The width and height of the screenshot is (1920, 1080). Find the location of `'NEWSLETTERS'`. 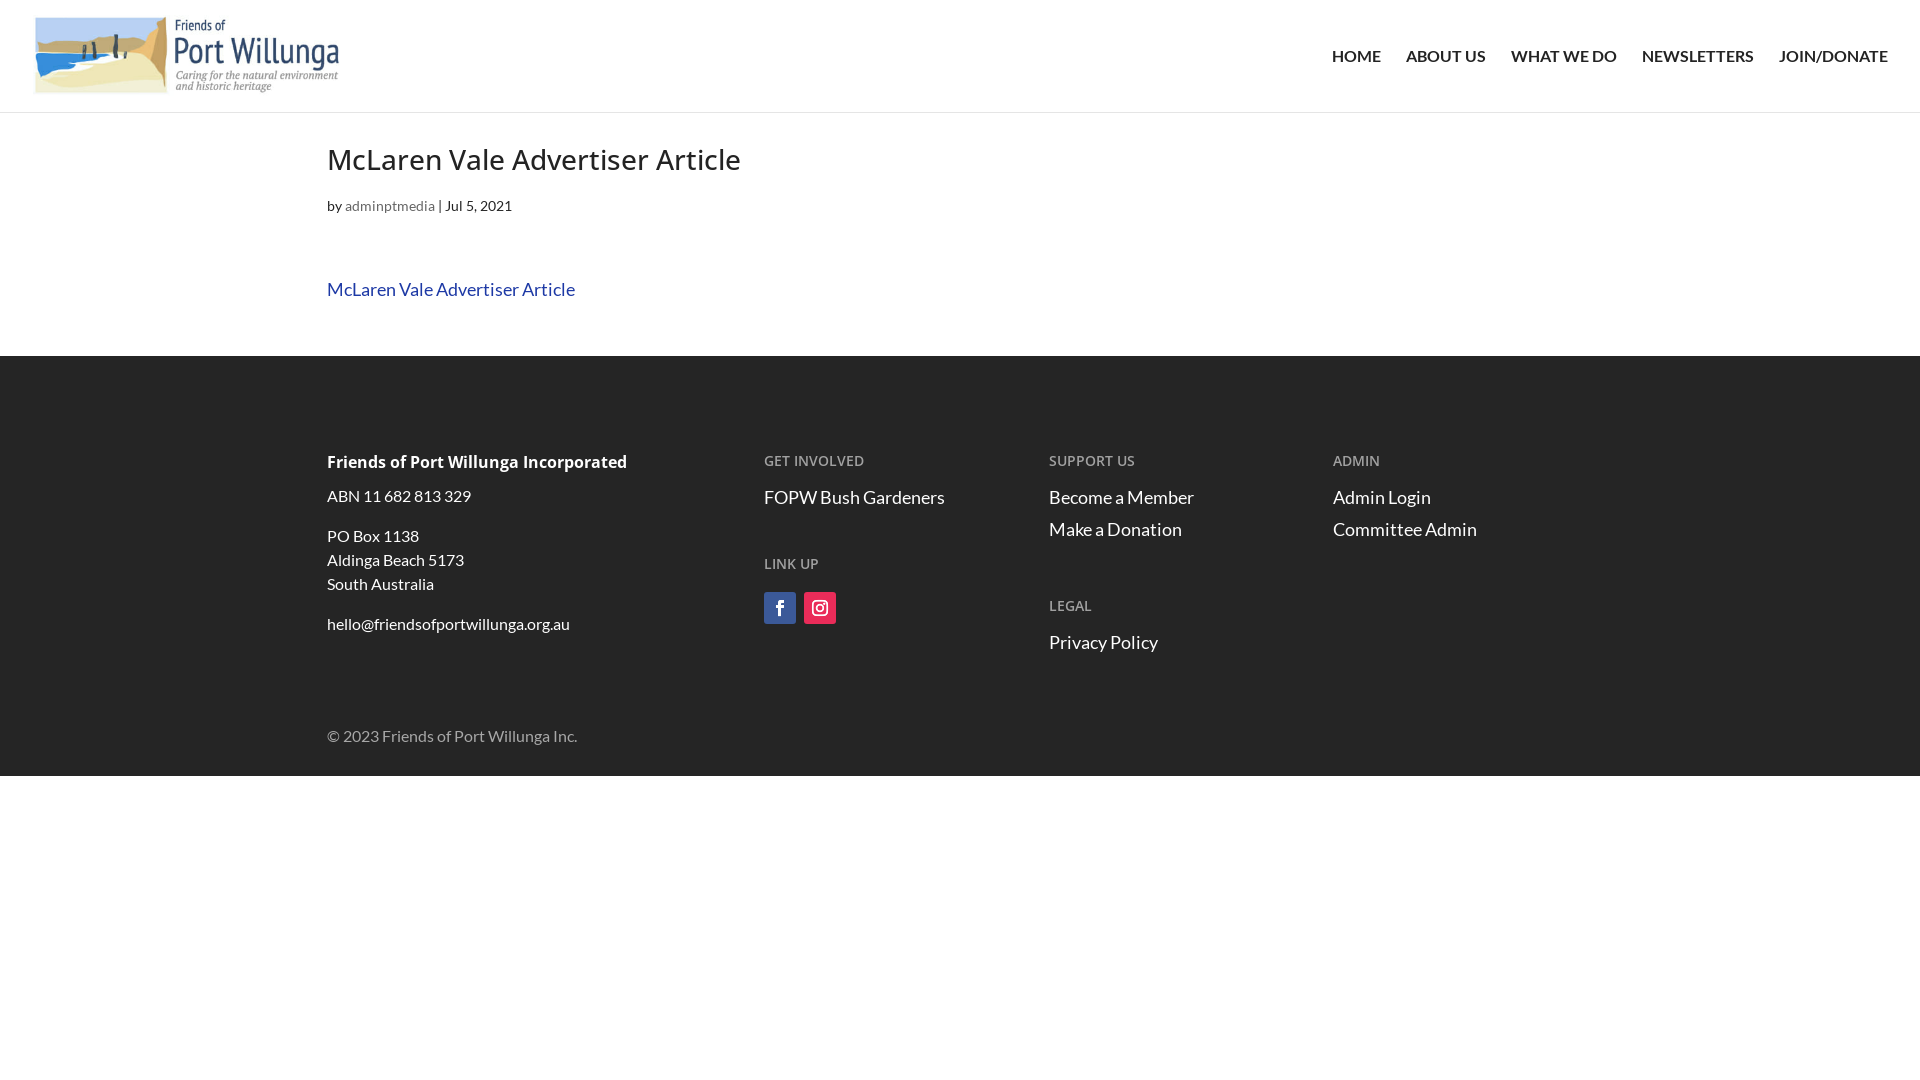

'NEWSLETTERS' is located at coordinates (1697, 79).